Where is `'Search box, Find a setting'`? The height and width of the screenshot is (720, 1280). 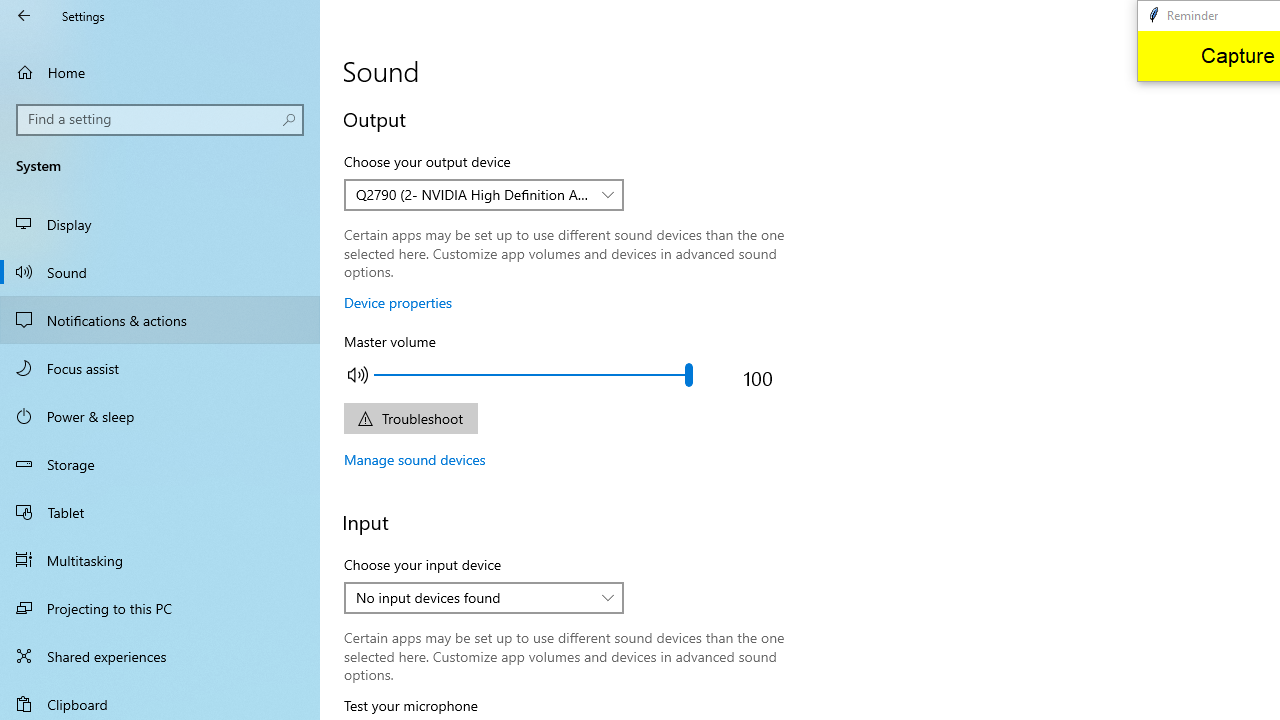 'Search box, Find a setting' is located at coordinates (160, 119).